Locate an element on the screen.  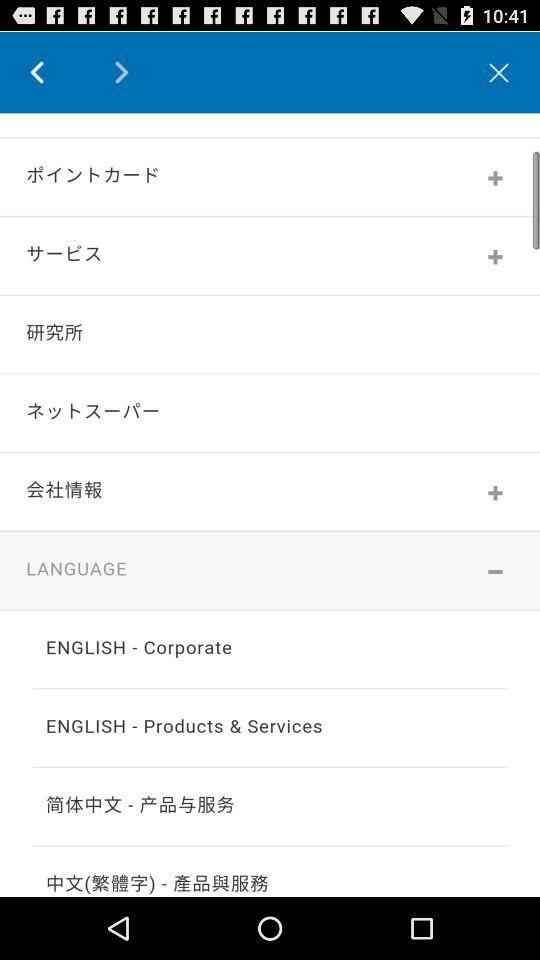
all the box selekt is located at coordinates (270, 503).